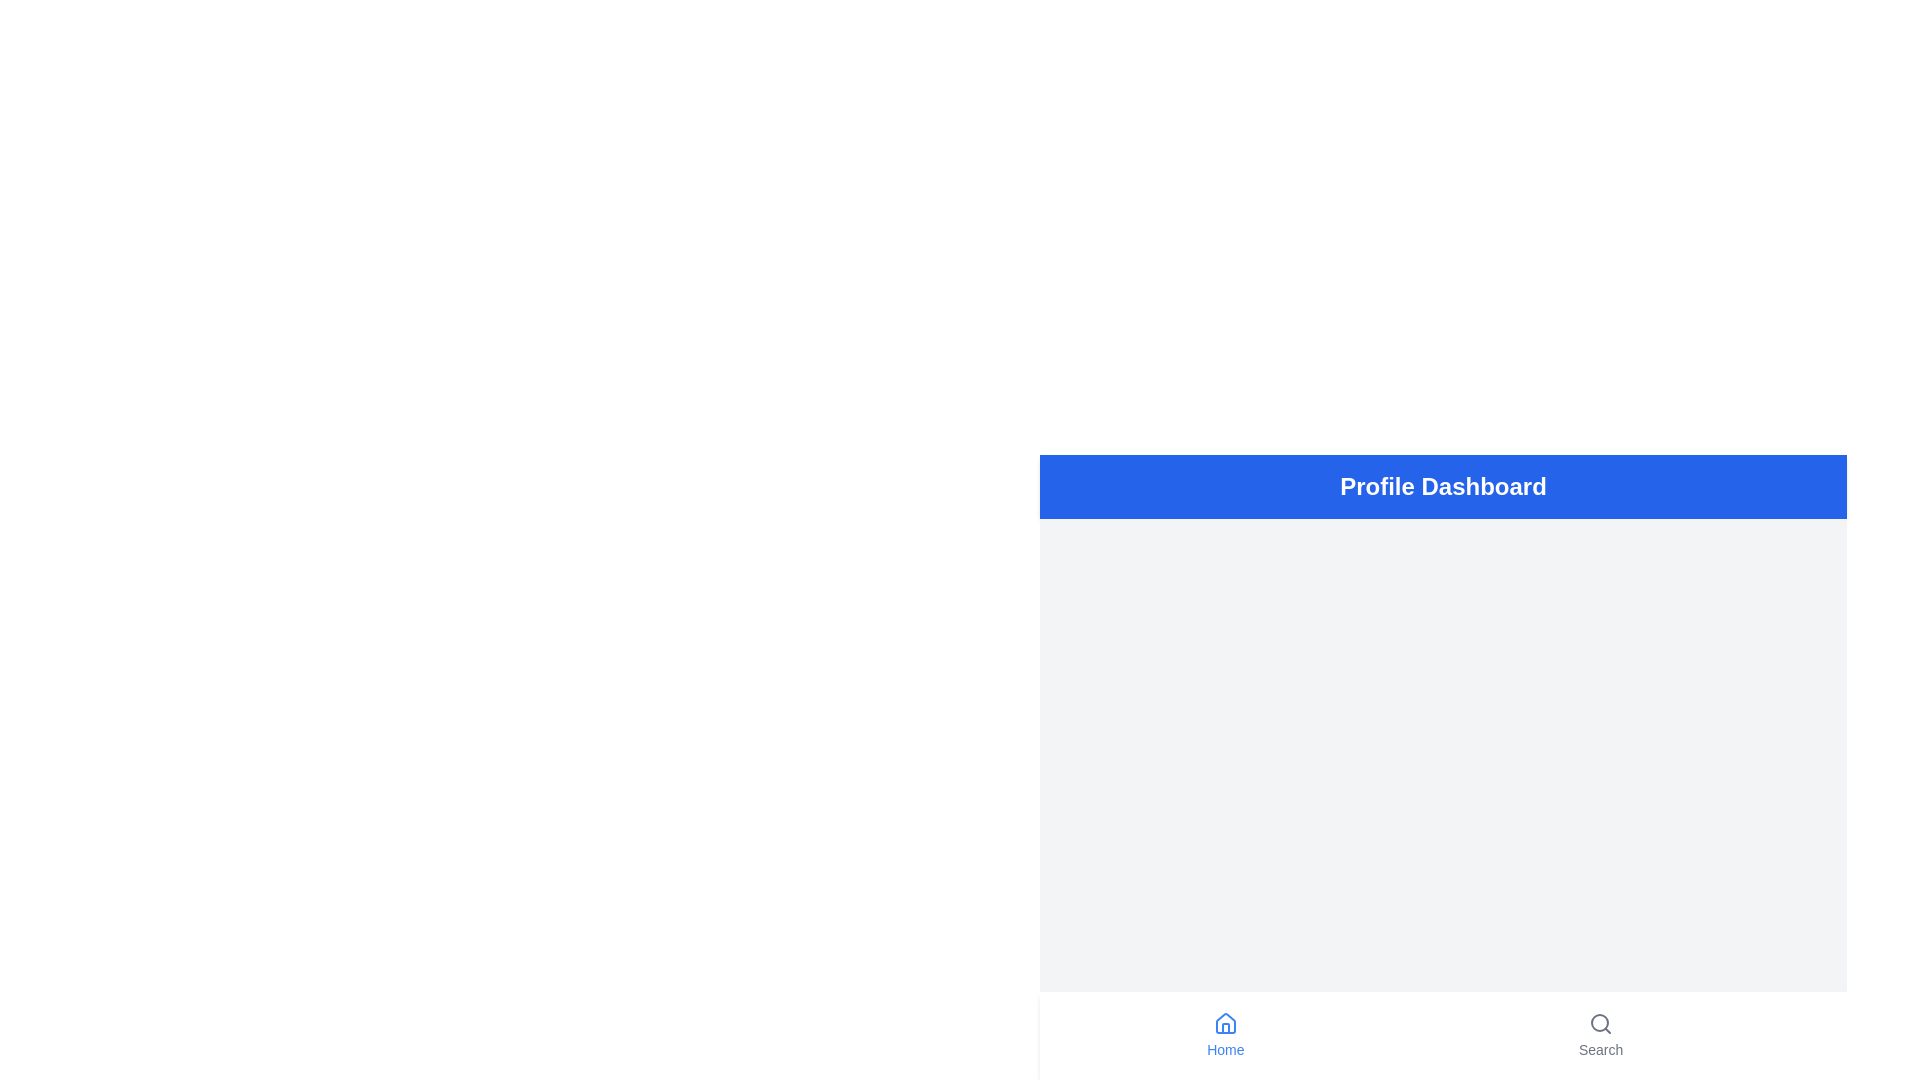 The width and height of the screenshot is (1920, 1080). I want to click on the navigation button located at the bottom navigation bar, which is the first item from the left, so click(1224, 1035).